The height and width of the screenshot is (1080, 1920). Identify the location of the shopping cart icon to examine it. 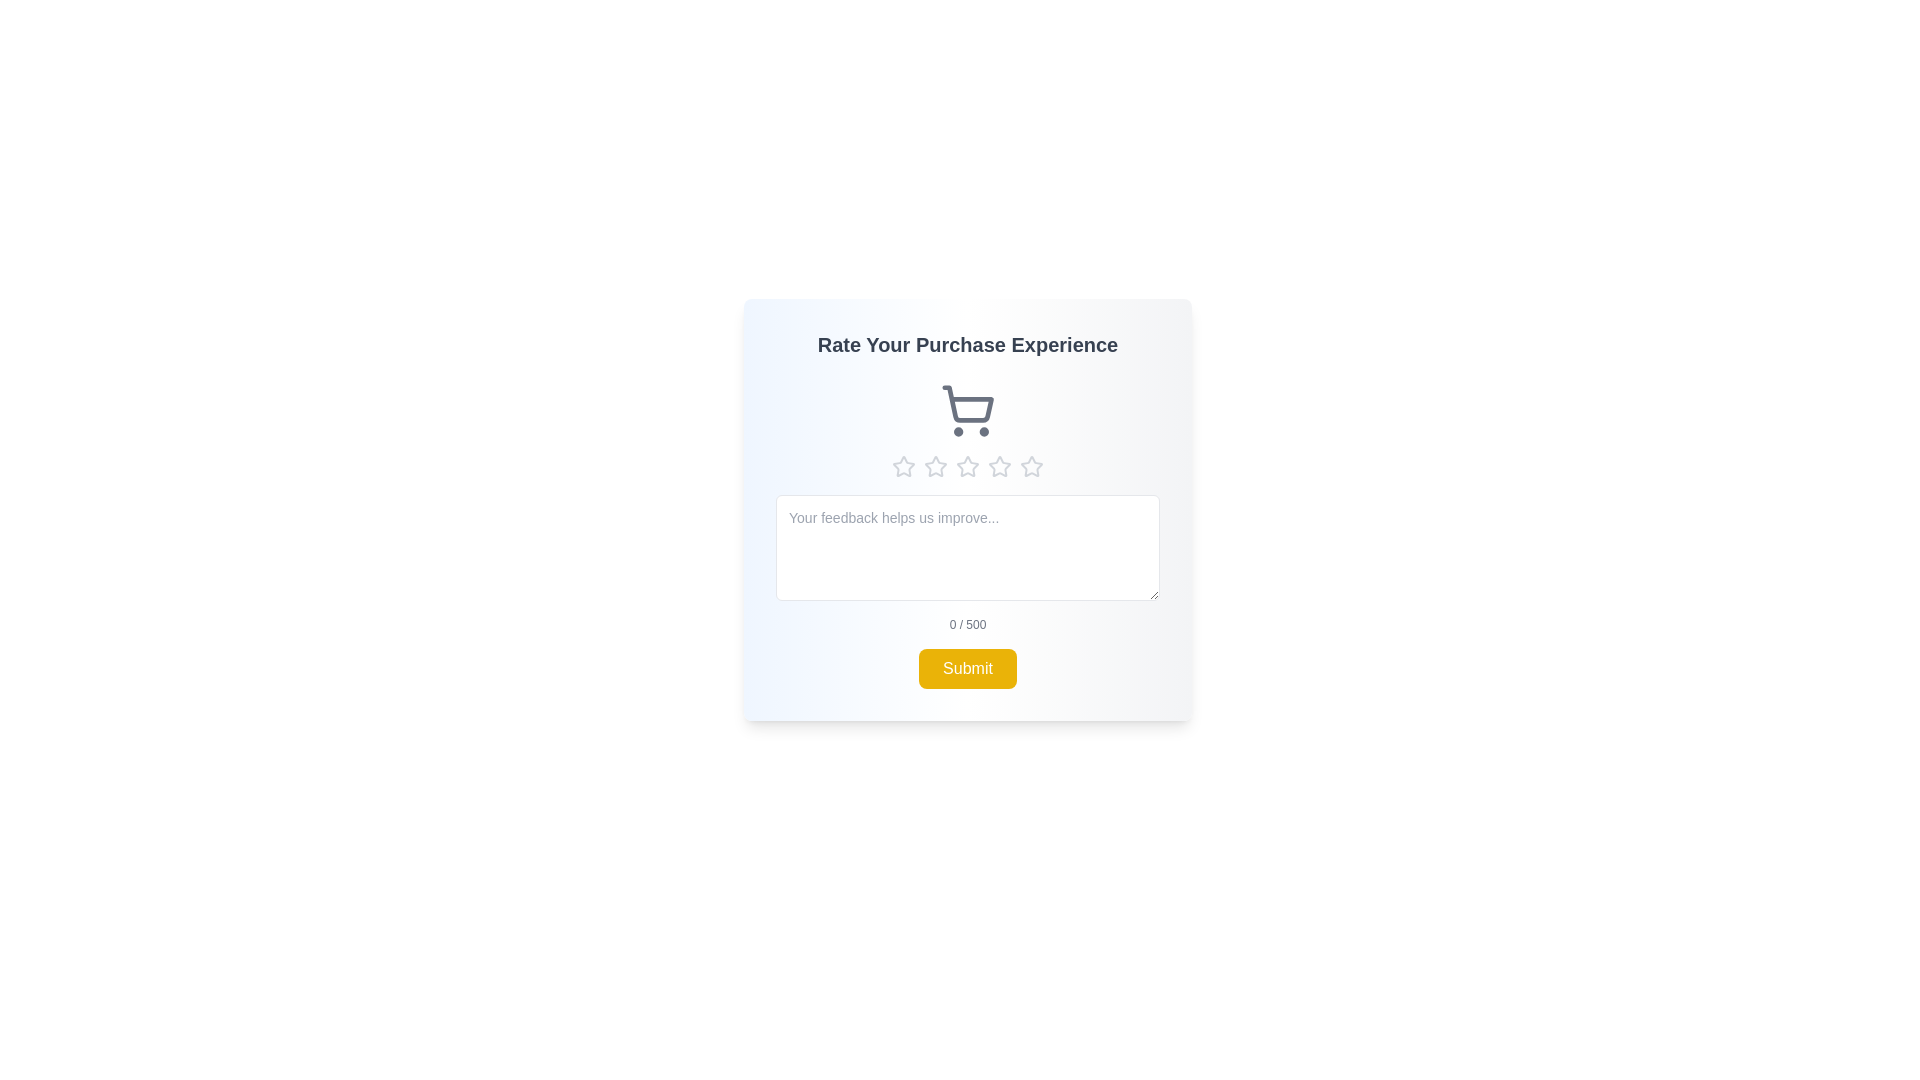
(968, 410).